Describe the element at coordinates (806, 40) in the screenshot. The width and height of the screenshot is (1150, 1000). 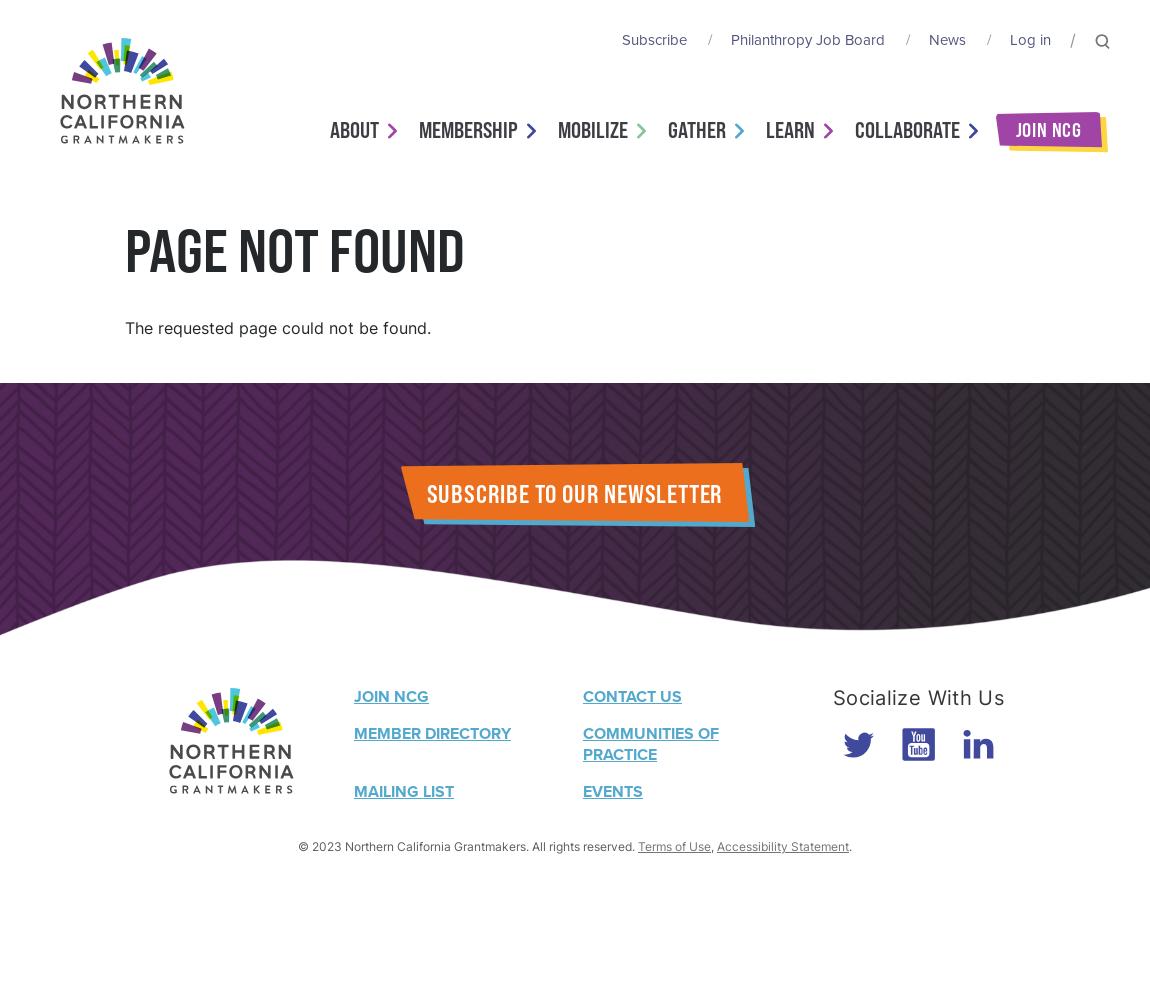
I see `'Philanthropy Job Board'` at that location.